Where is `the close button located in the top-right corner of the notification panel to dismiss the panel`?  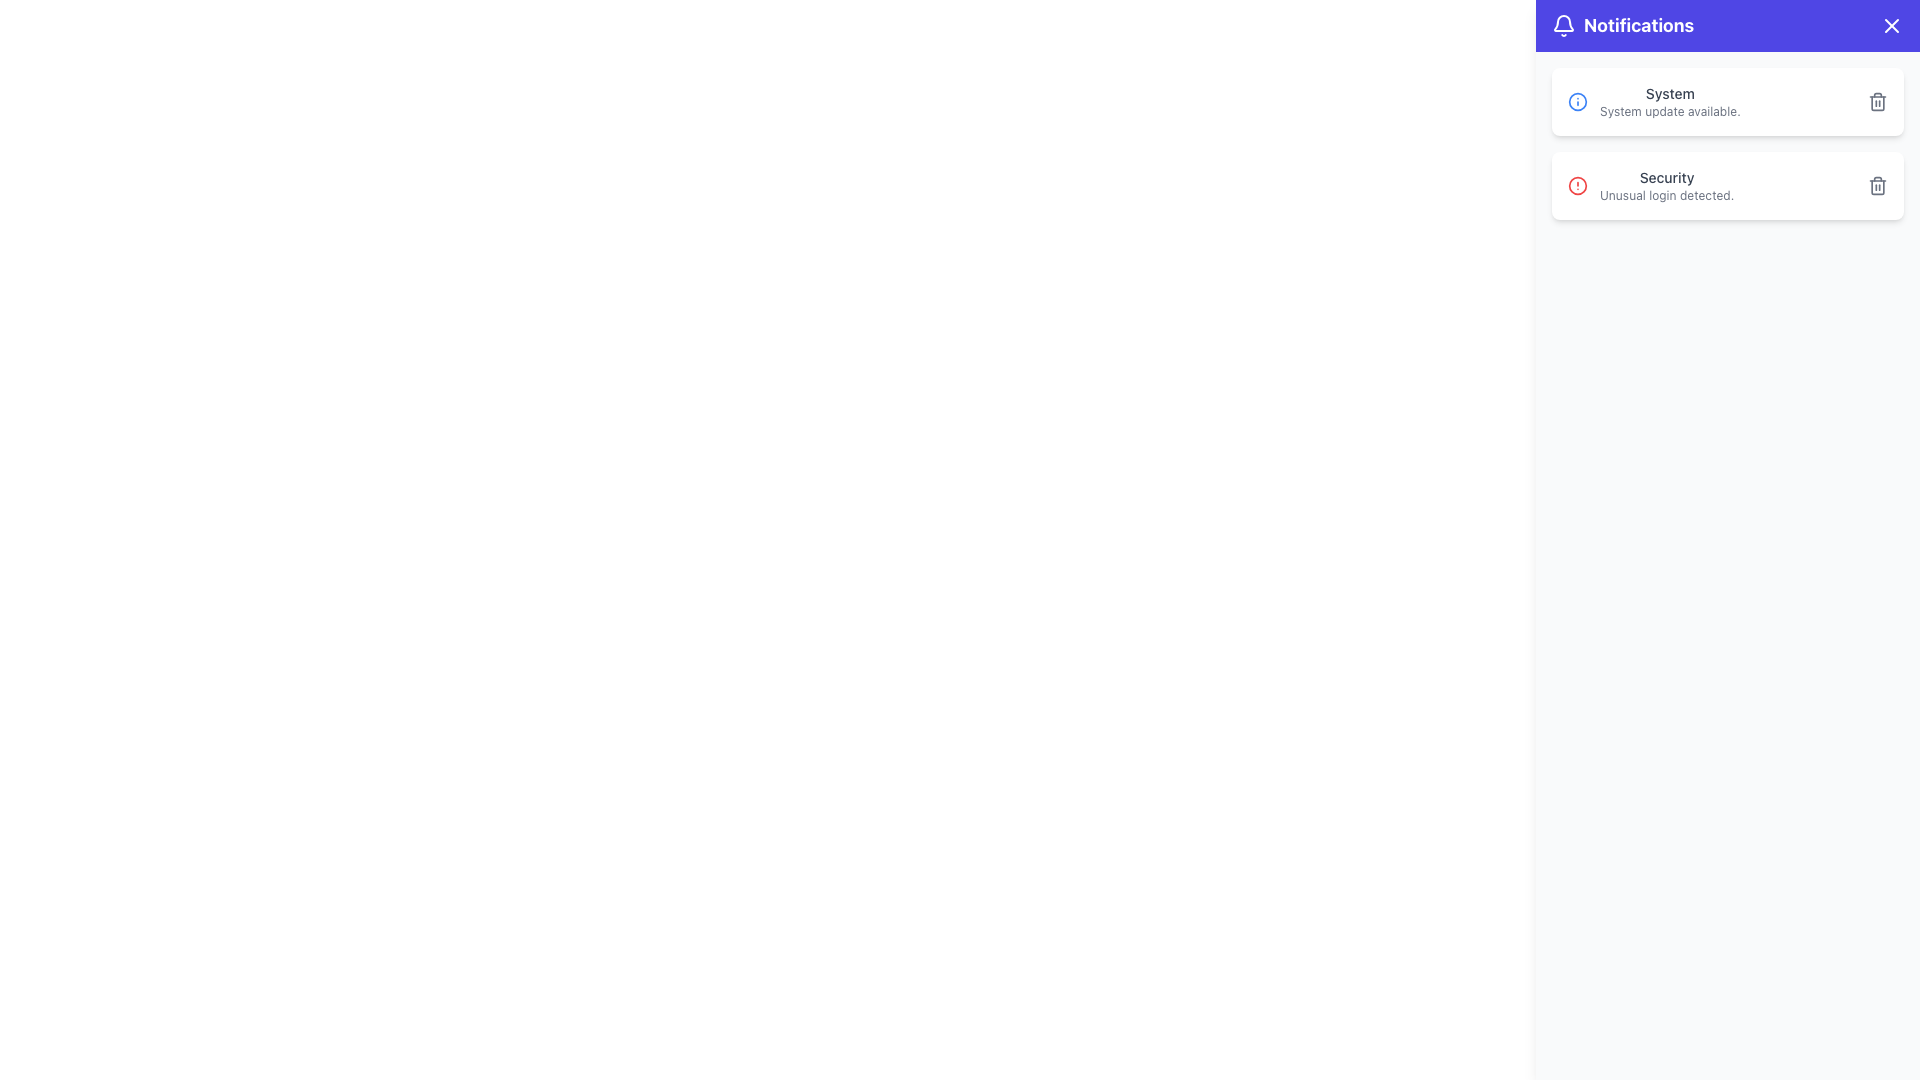
the close button located in the top-right corner of the notification panel to dismiss the panel is located at coordinates (1890, 26).